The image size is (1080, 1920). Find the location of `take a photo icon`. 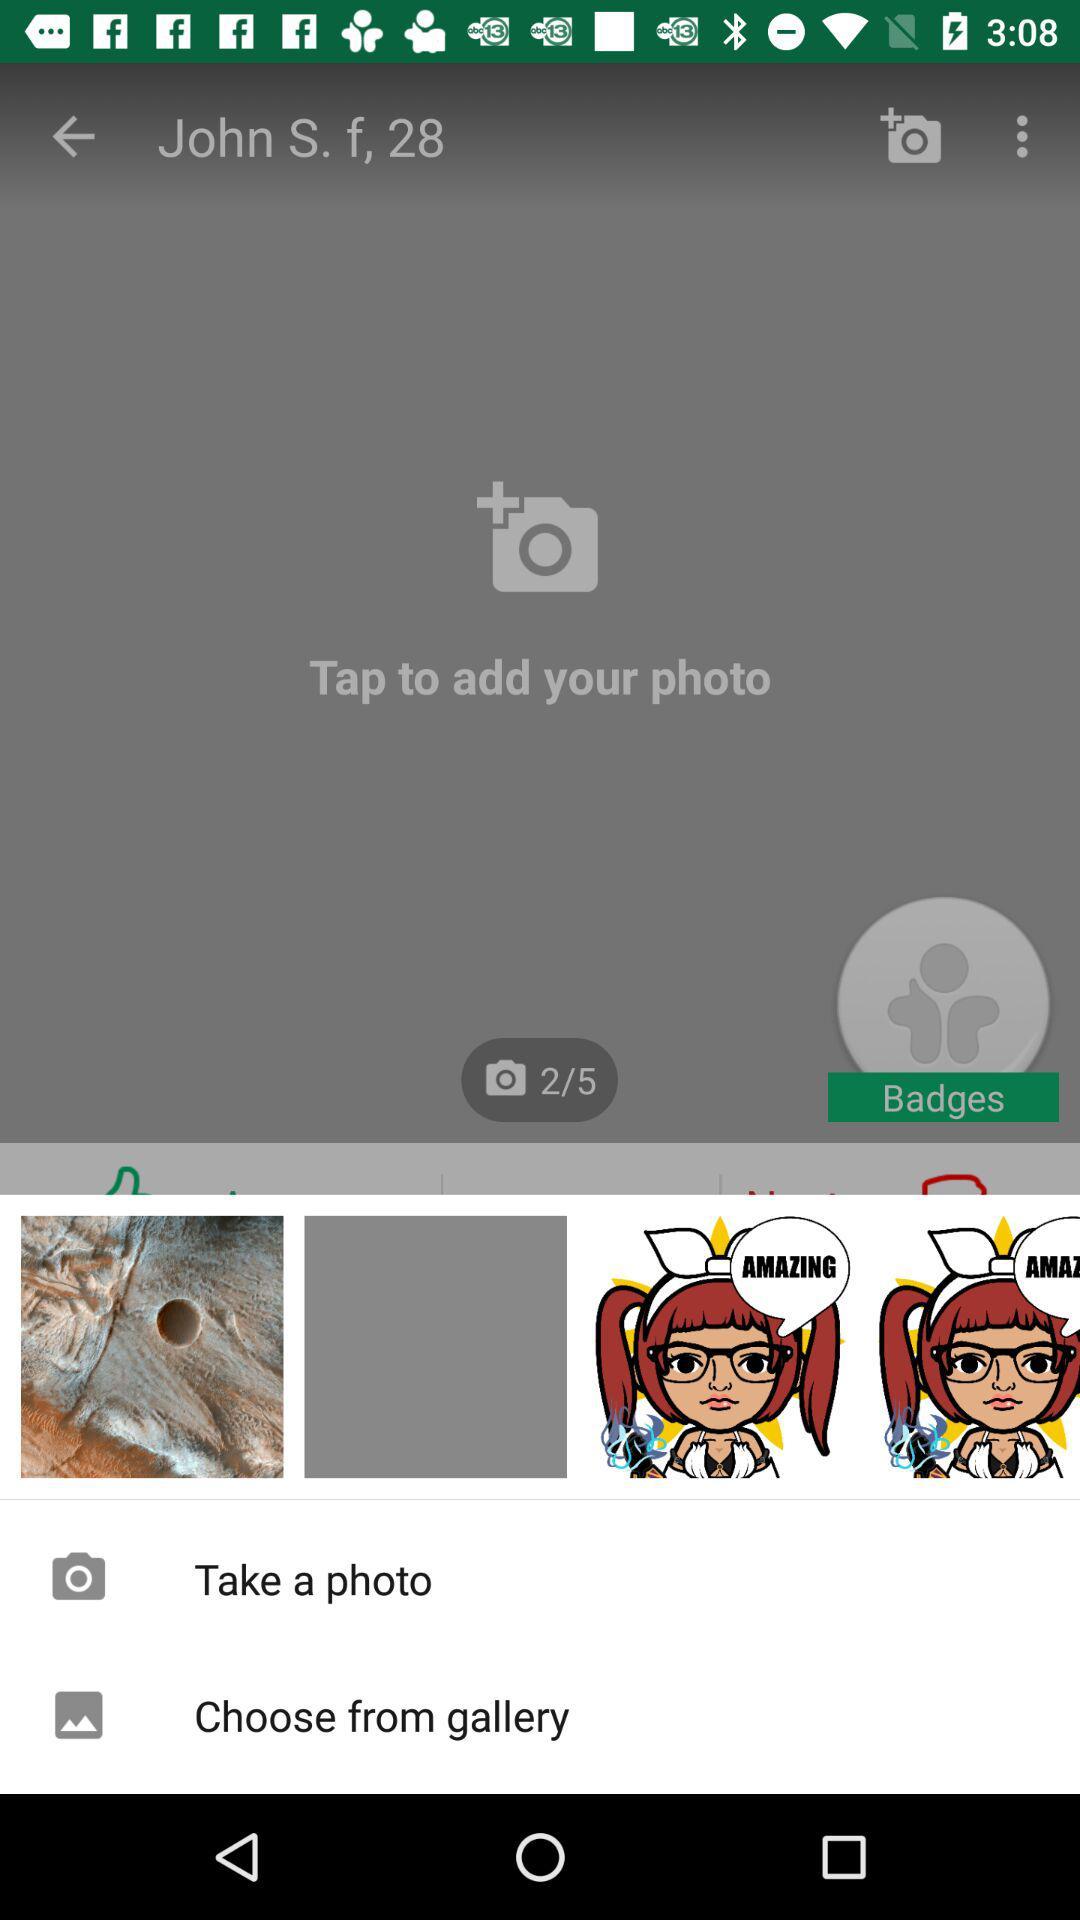

take a photo icon is located at coordinates (540, 1577).